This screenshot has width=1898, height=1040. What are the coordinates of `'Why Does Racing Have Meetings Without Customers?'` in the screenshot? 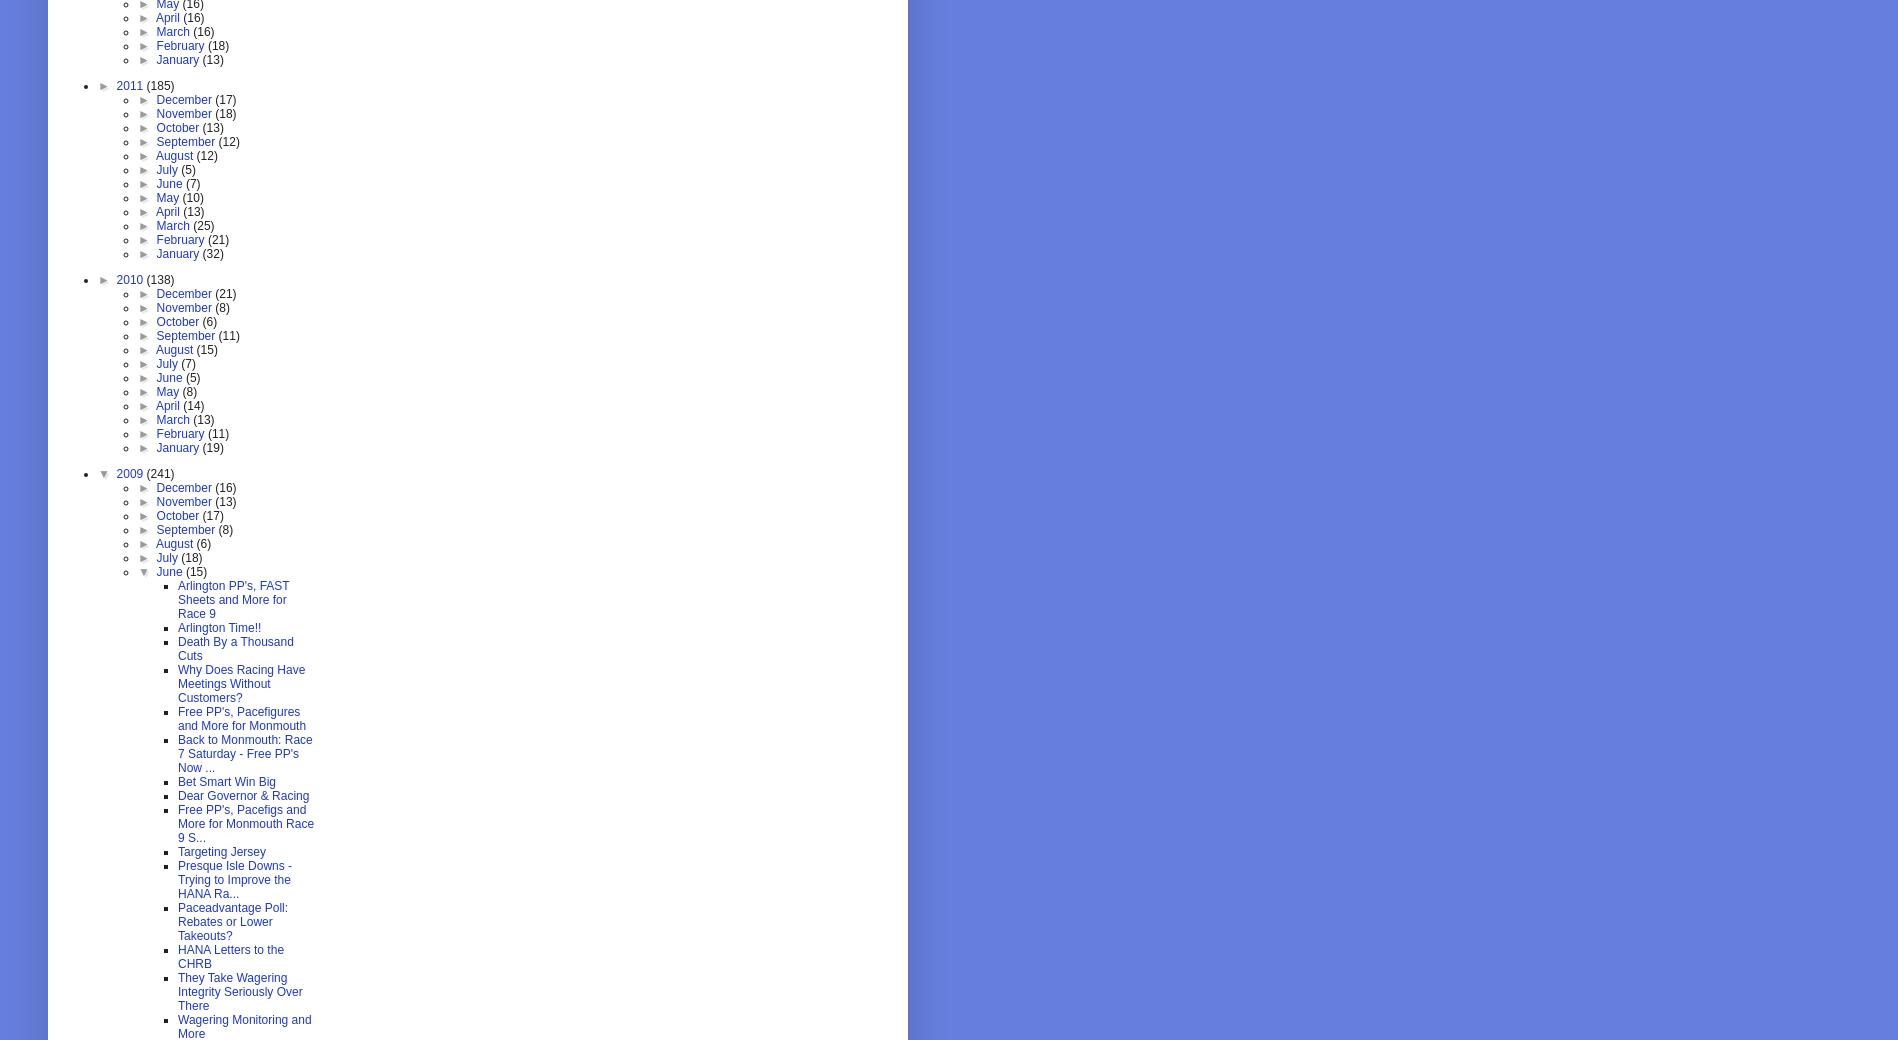 It's located at (177, 684).